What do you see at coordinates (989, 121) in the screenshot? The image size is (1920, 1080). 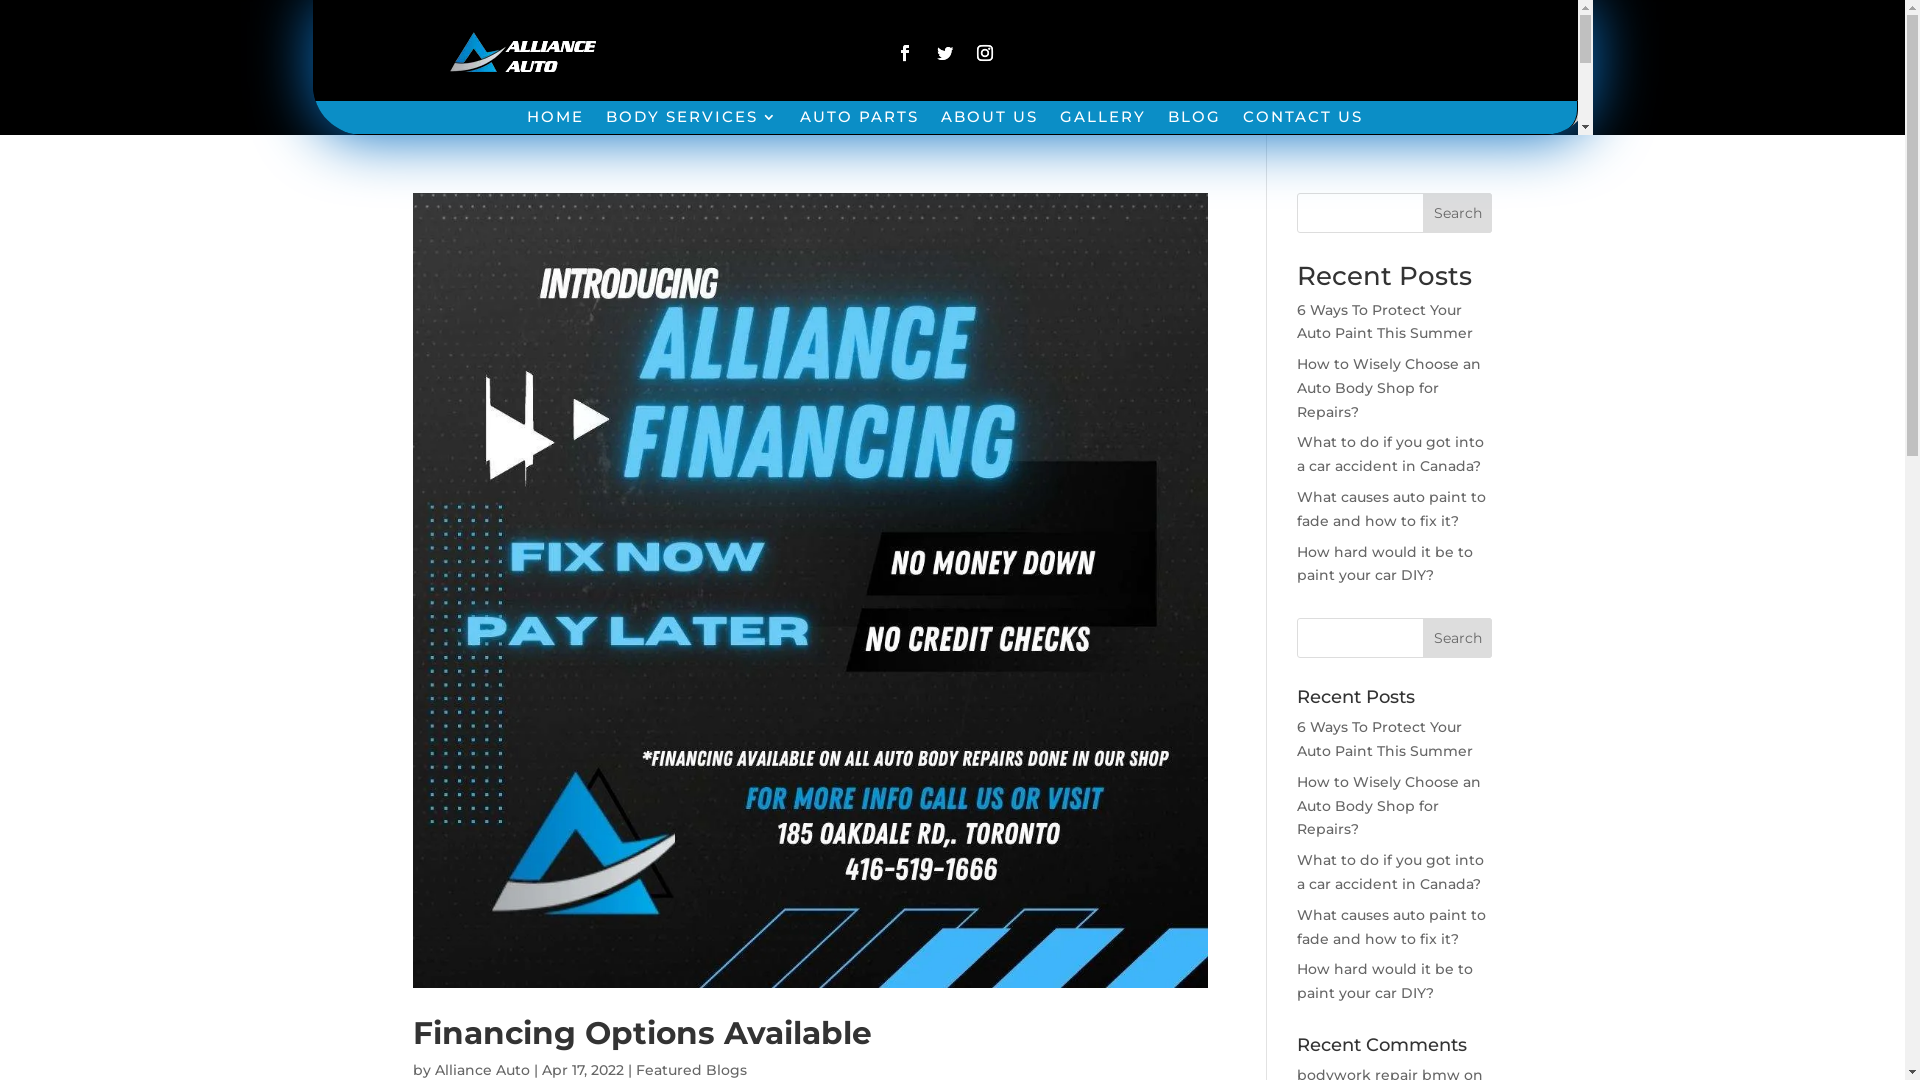 I see `'ABOUT US'` at bounding box center [989, 121].